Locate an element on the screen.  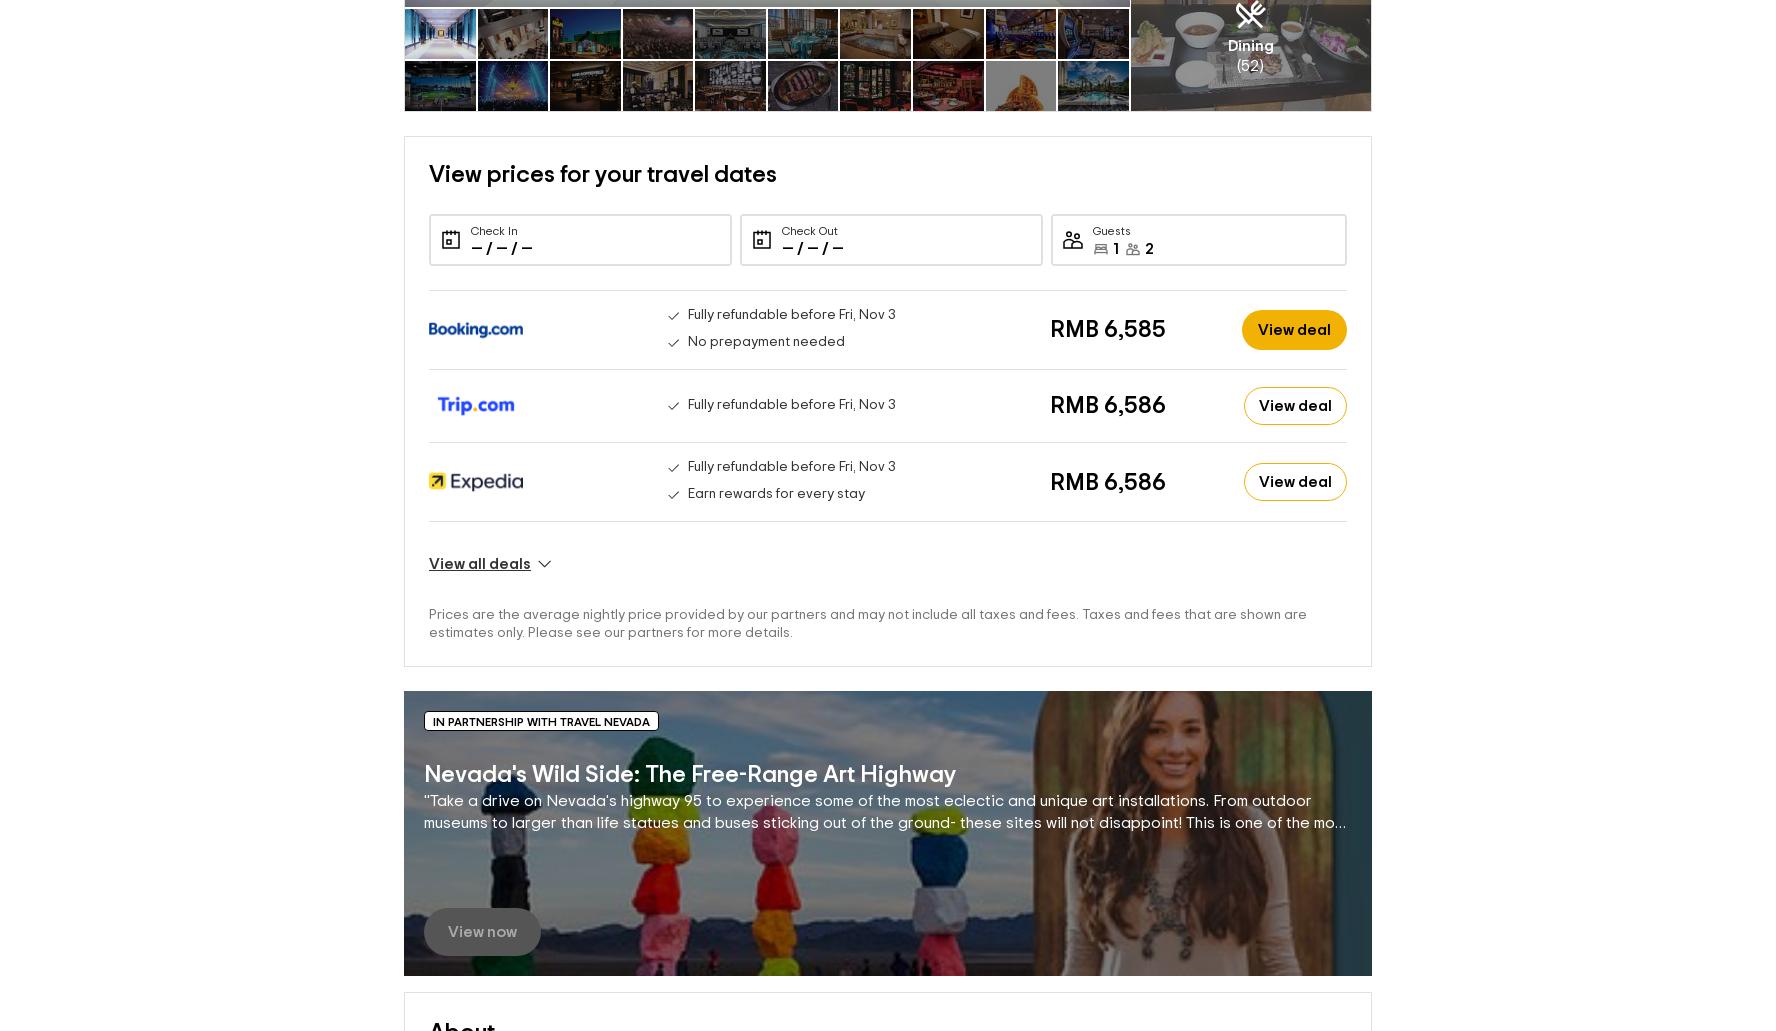
'About' is located at coordinates (460, 999).